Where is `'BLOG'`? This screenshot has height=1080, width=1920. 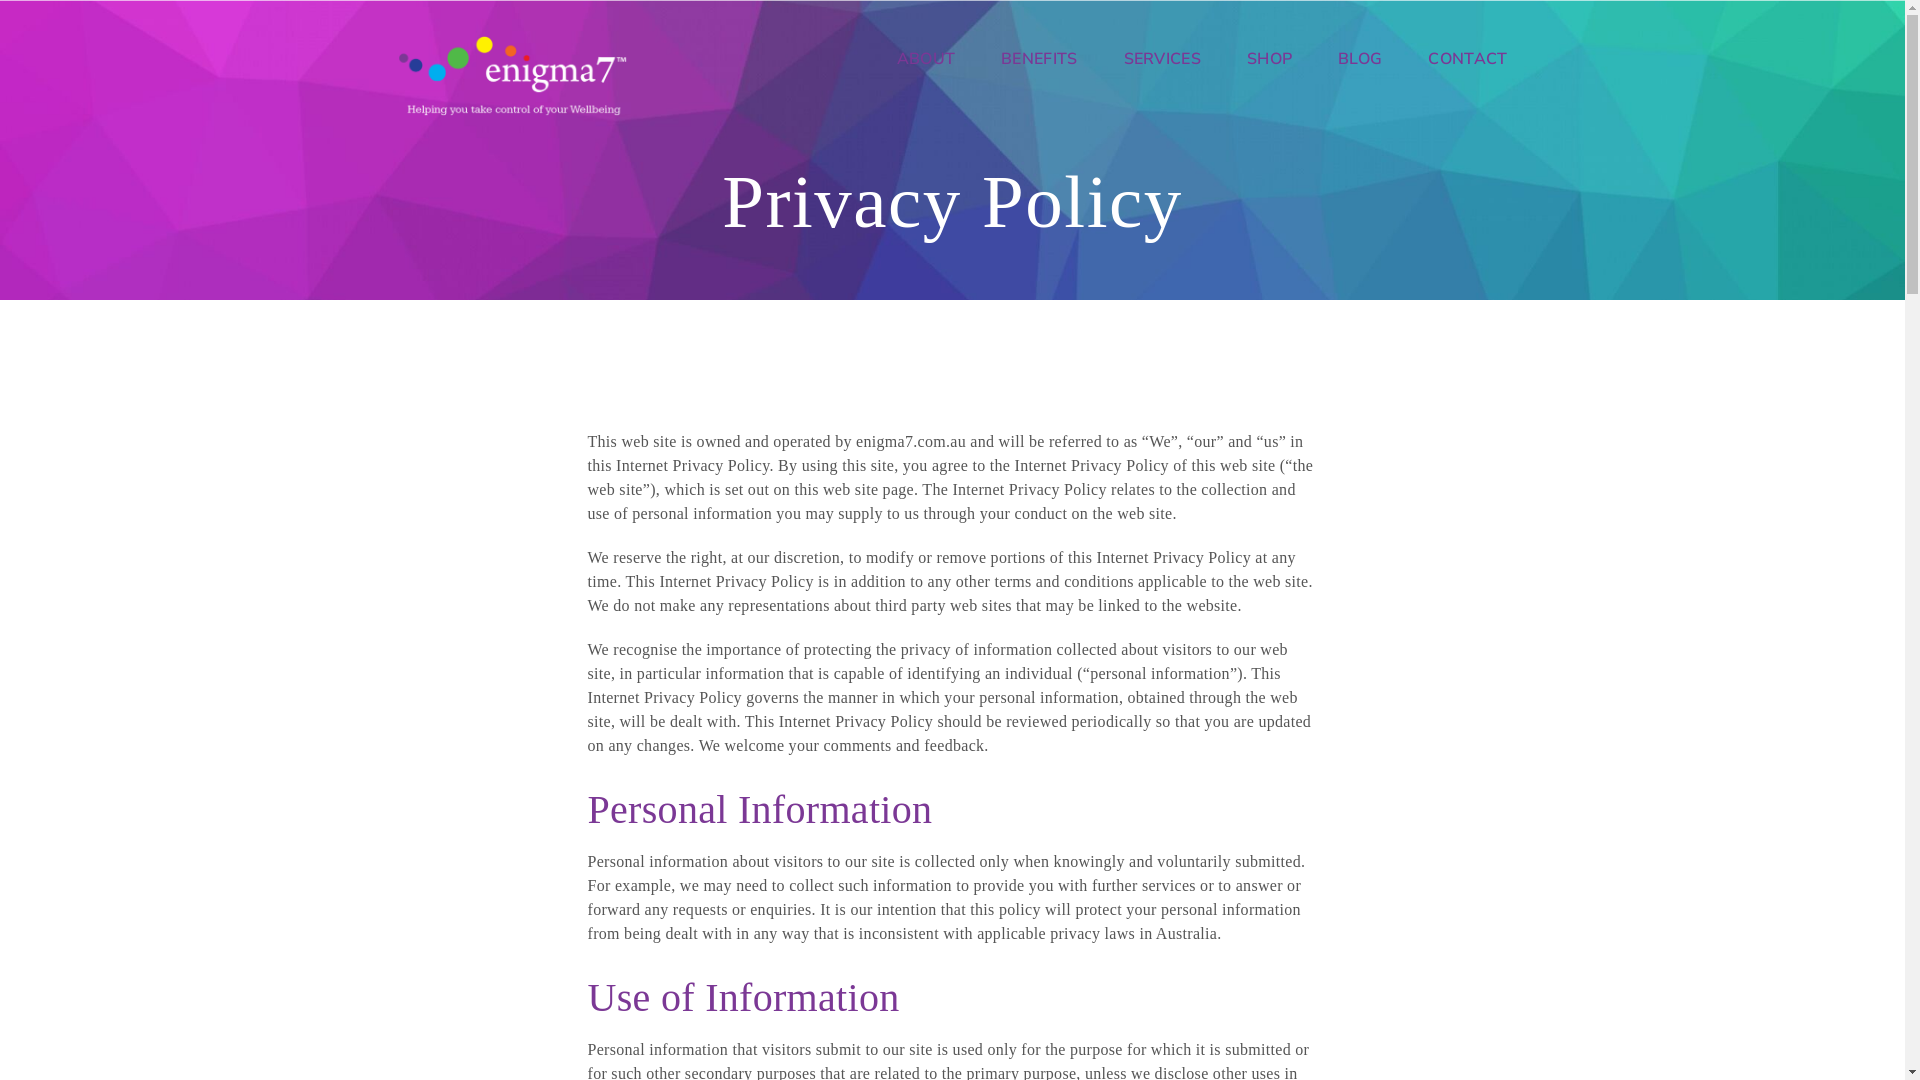 'BLOG' is located at coordinates (1359, 57).